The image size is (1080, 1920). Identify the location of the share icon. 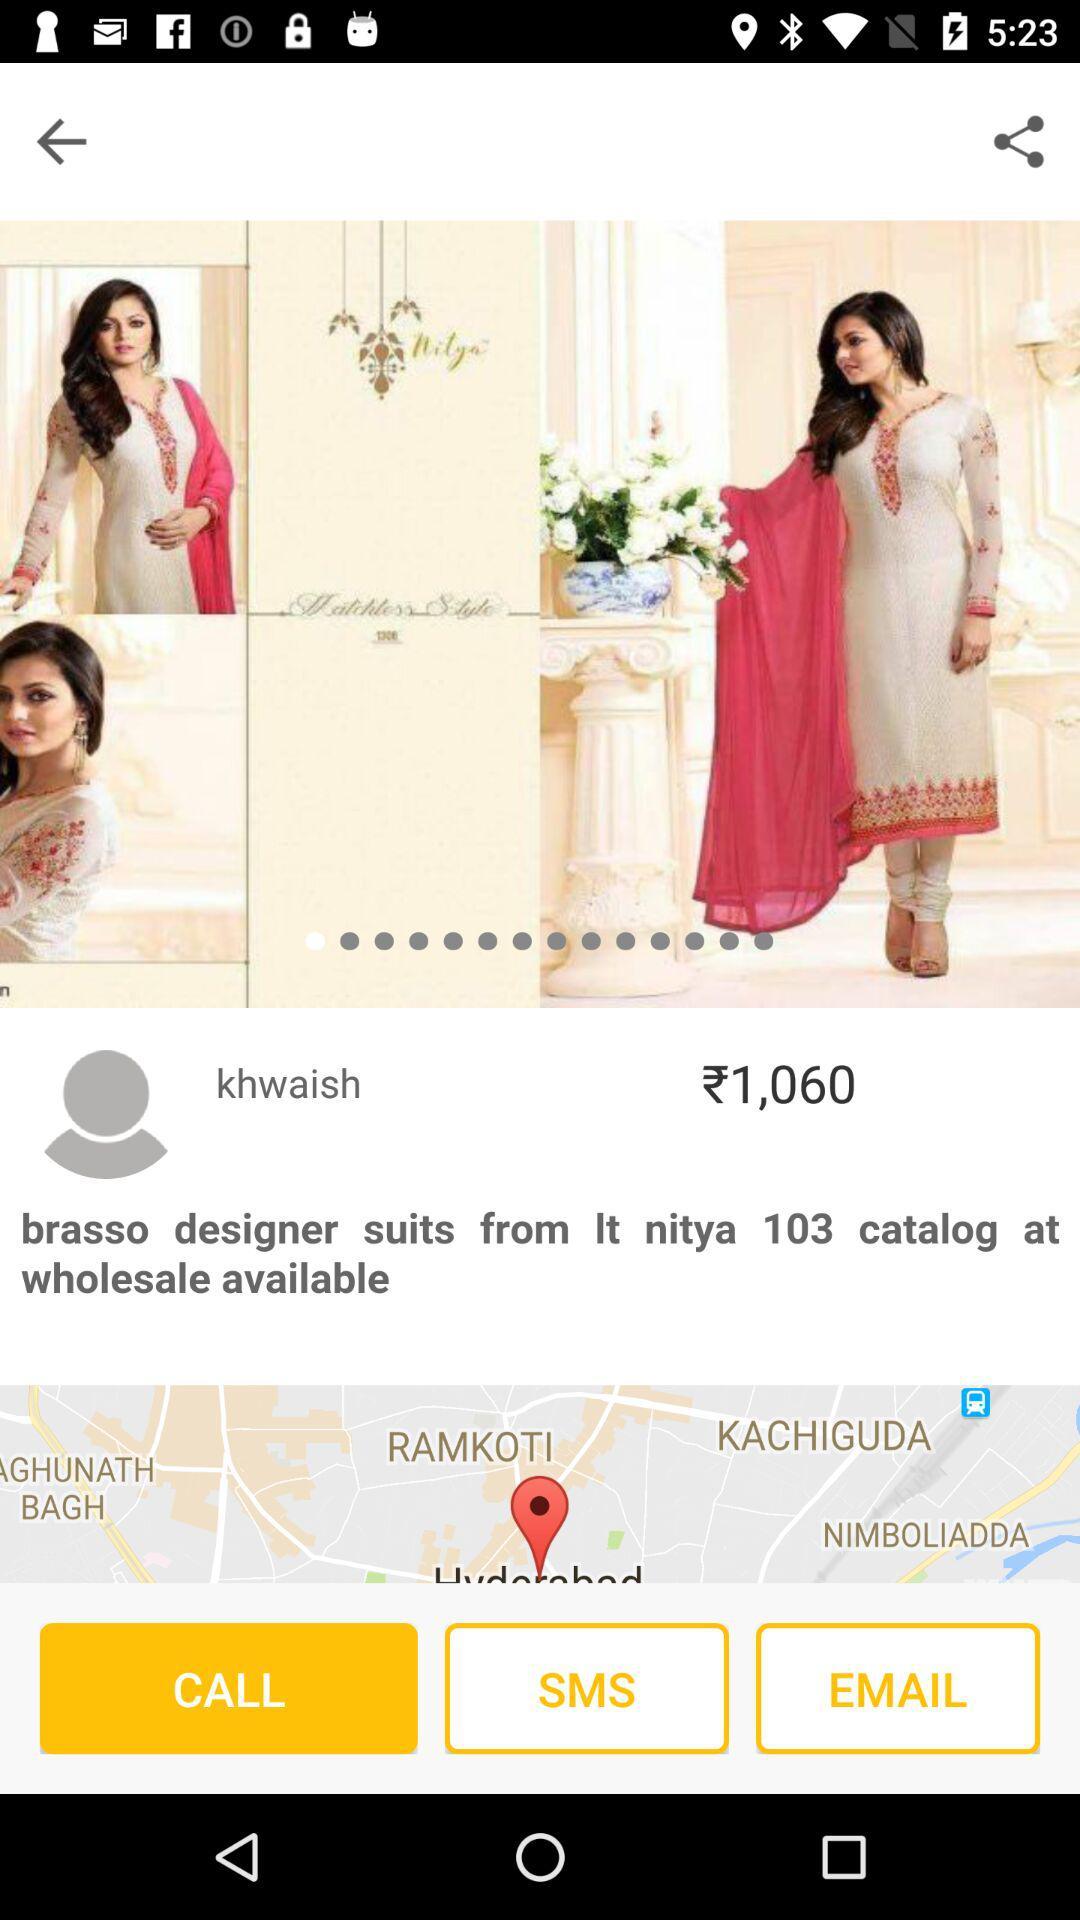
(1018, 140).